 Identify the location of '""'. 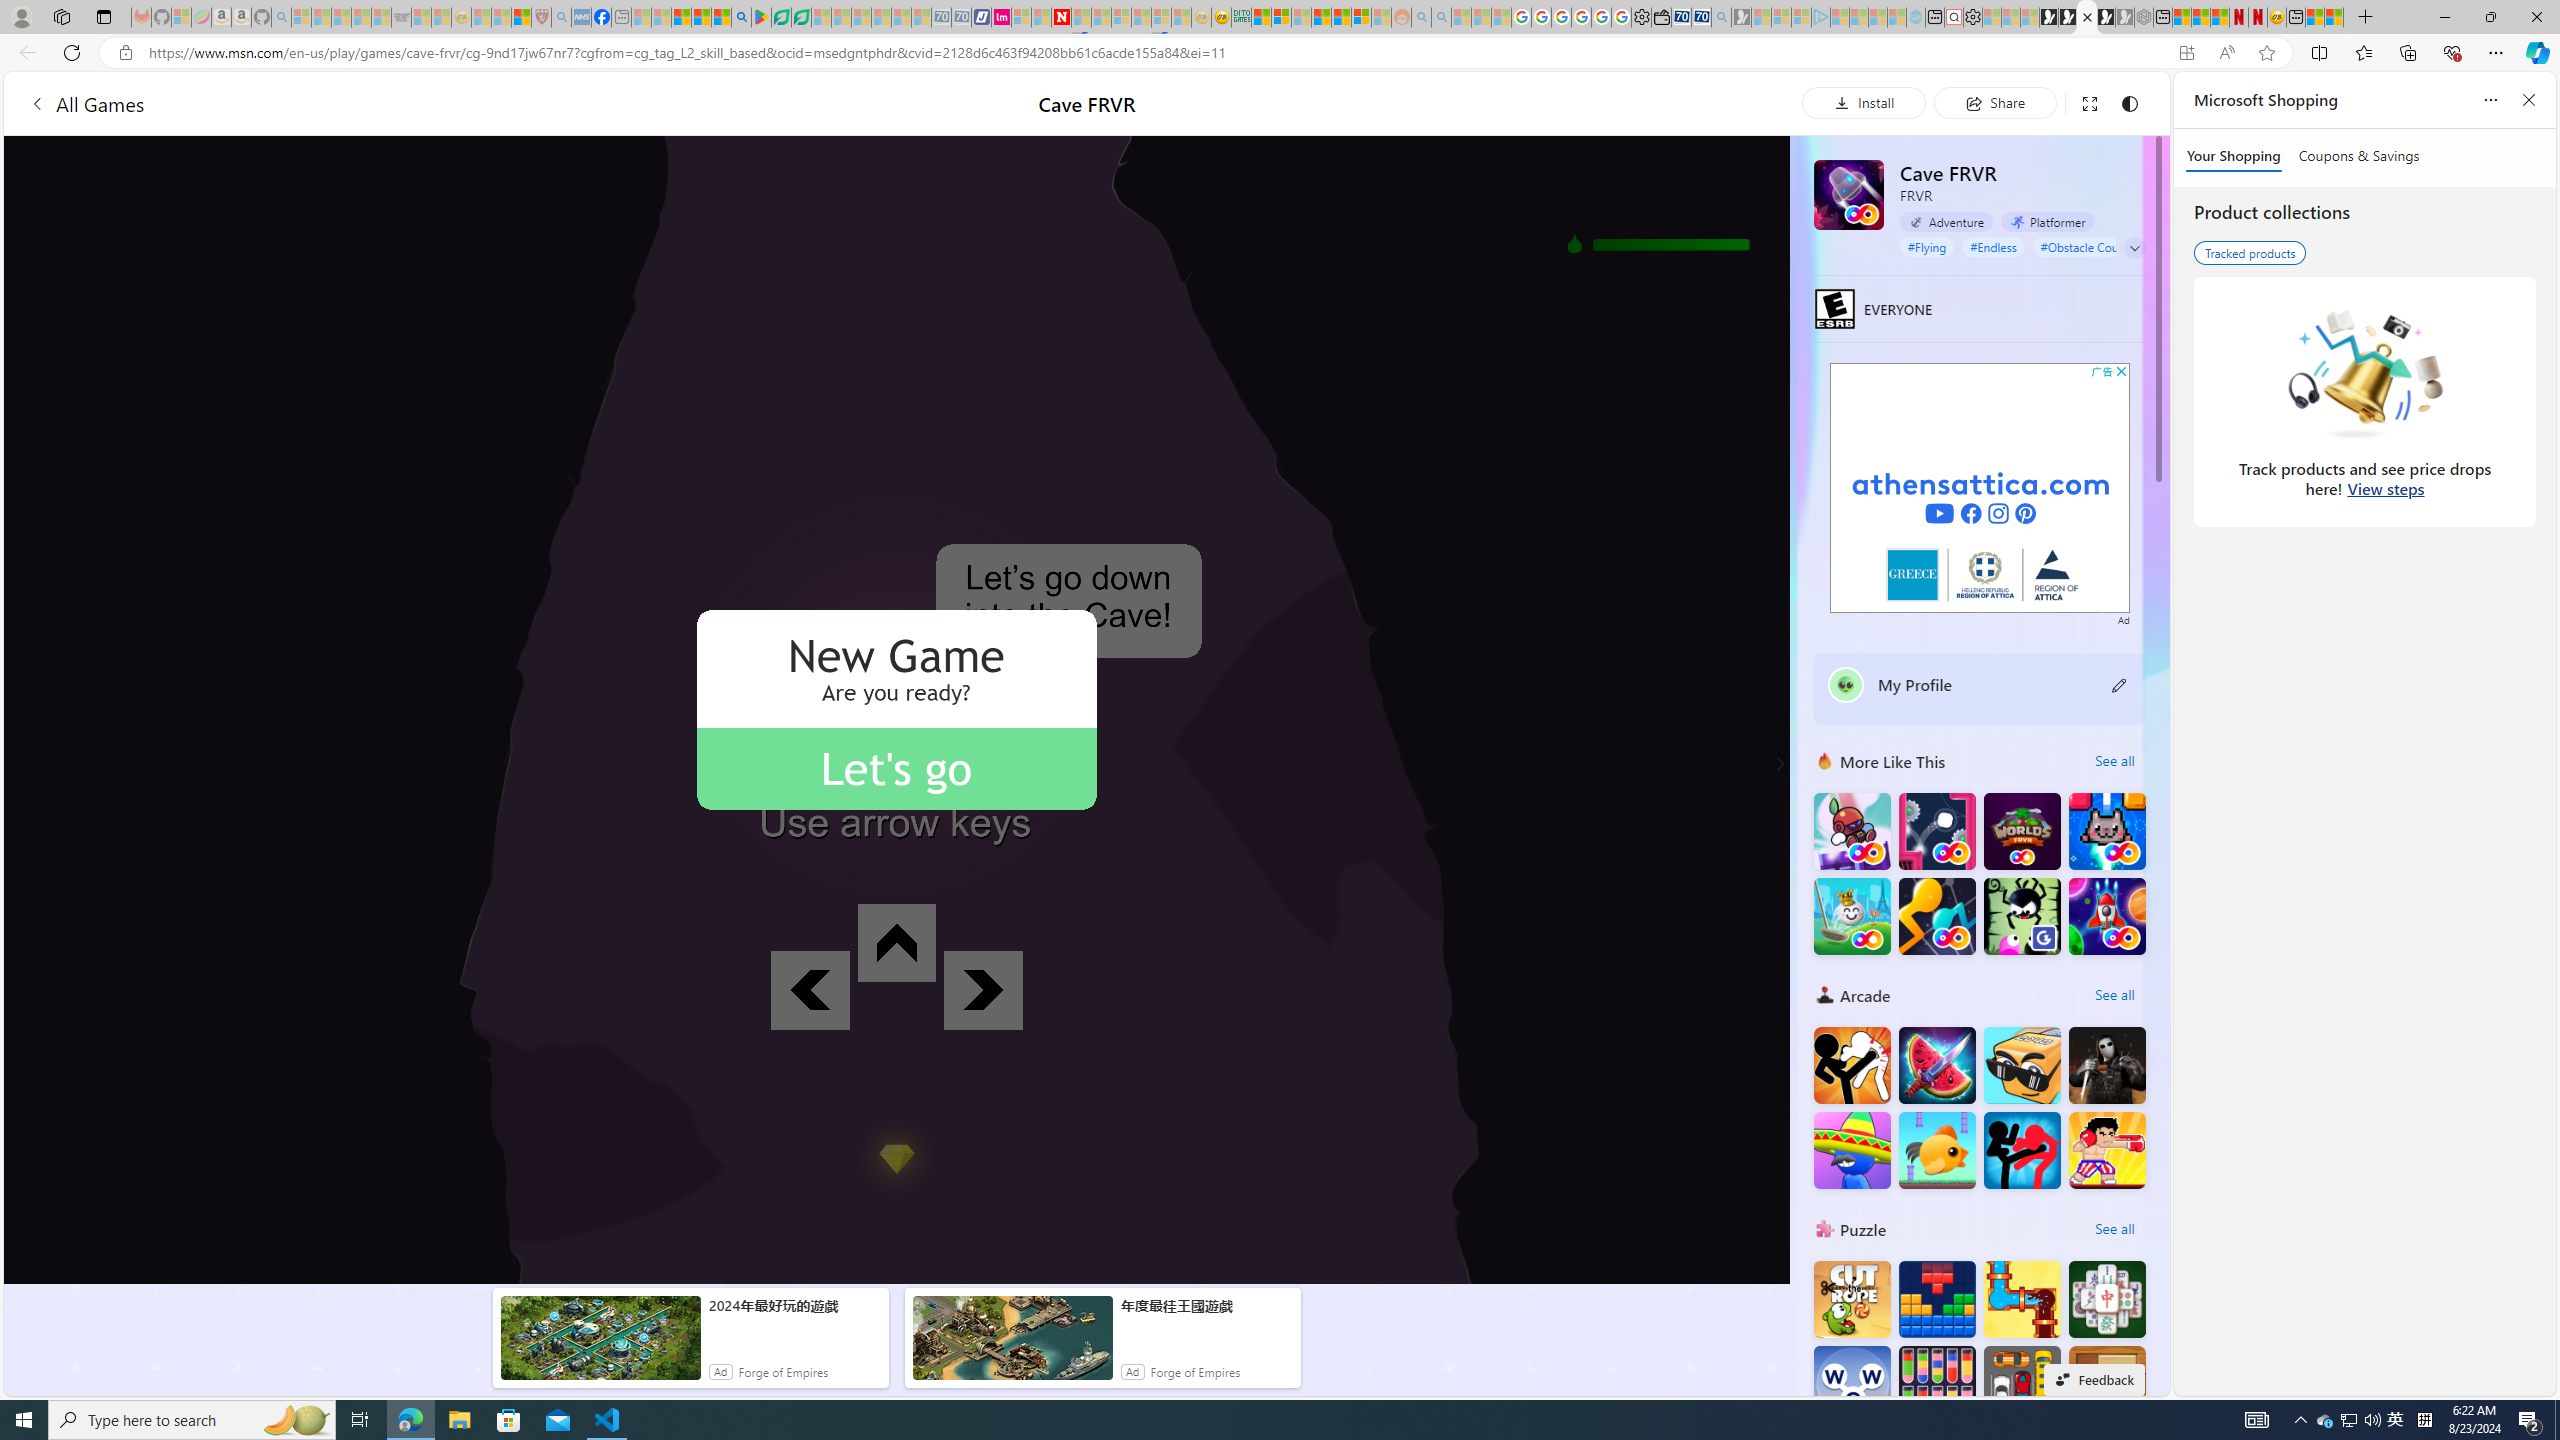
(1844, 685).